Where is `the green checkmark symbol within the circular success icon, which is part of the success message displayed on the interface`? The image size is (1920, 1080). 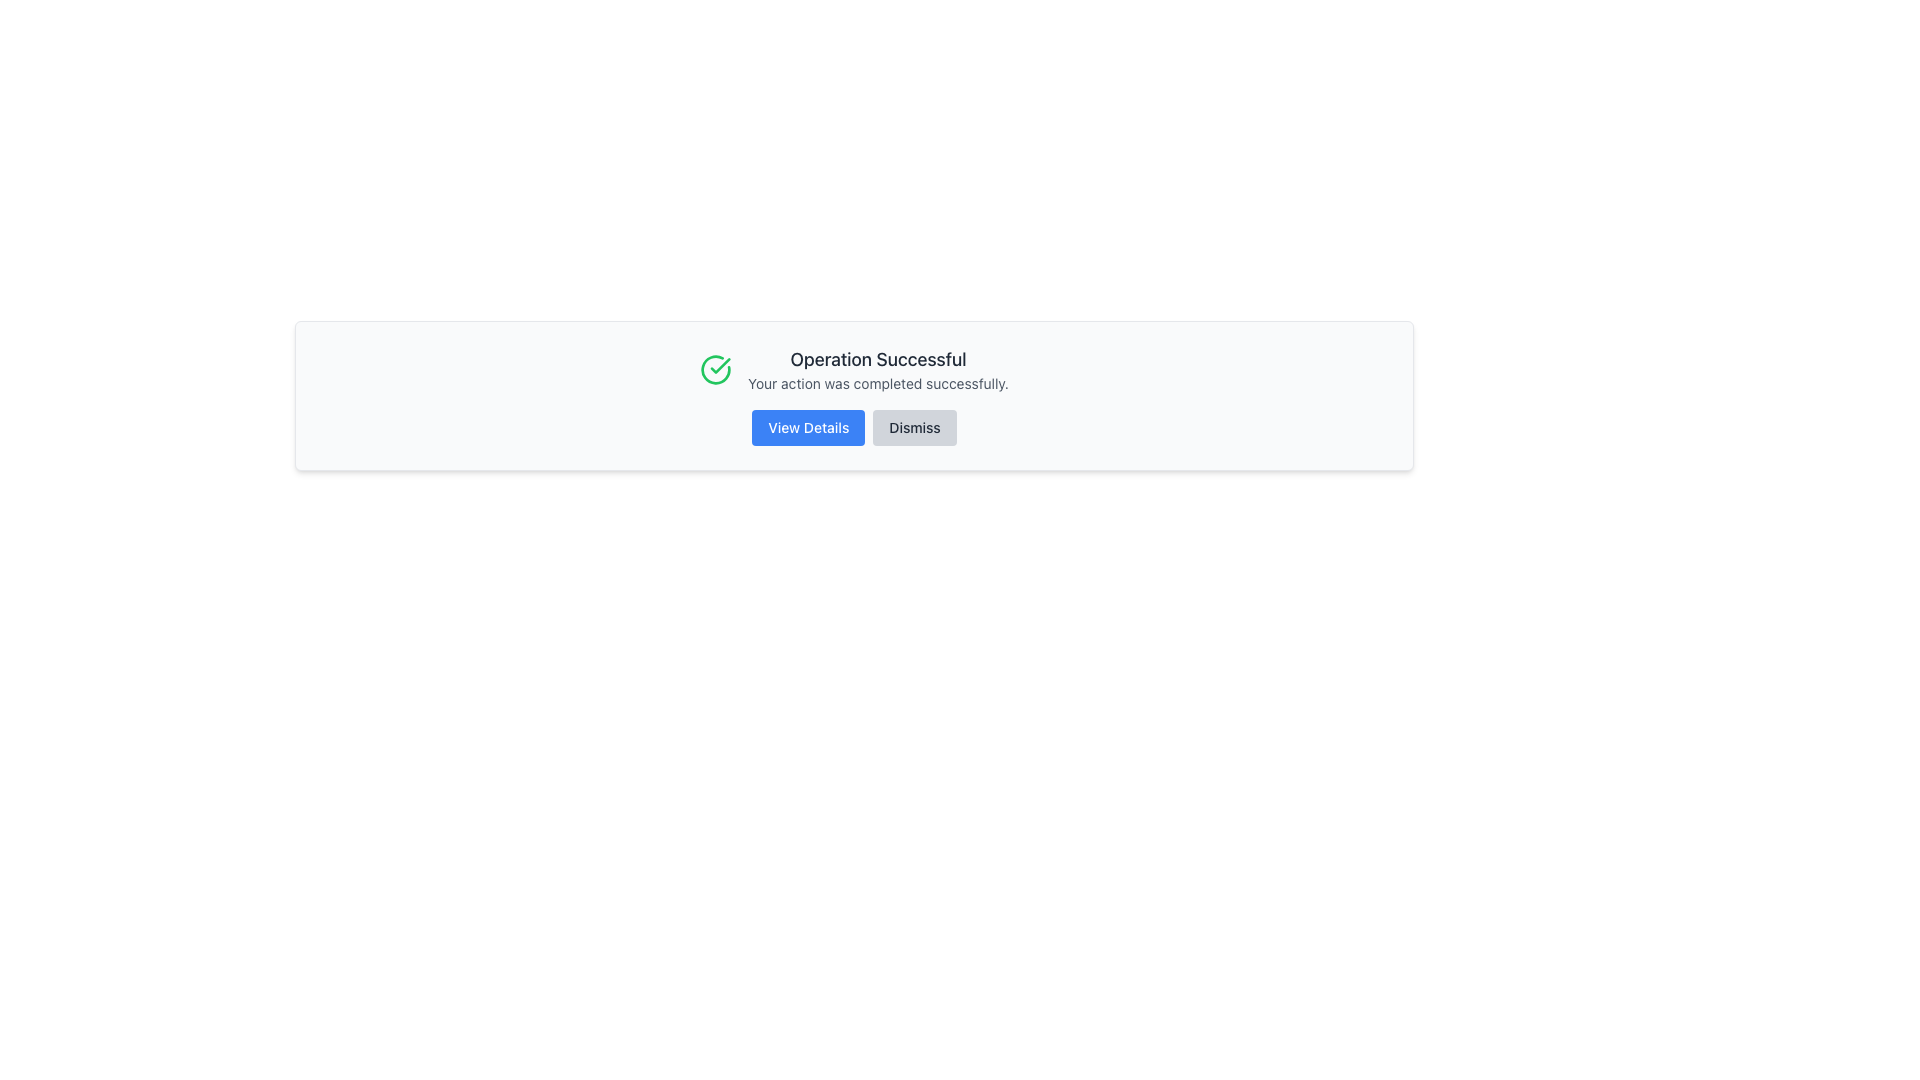
the green checkmark symbol within the circular success icon, which is part of the success message displayed on the interface is located at coordinates (720, 366).